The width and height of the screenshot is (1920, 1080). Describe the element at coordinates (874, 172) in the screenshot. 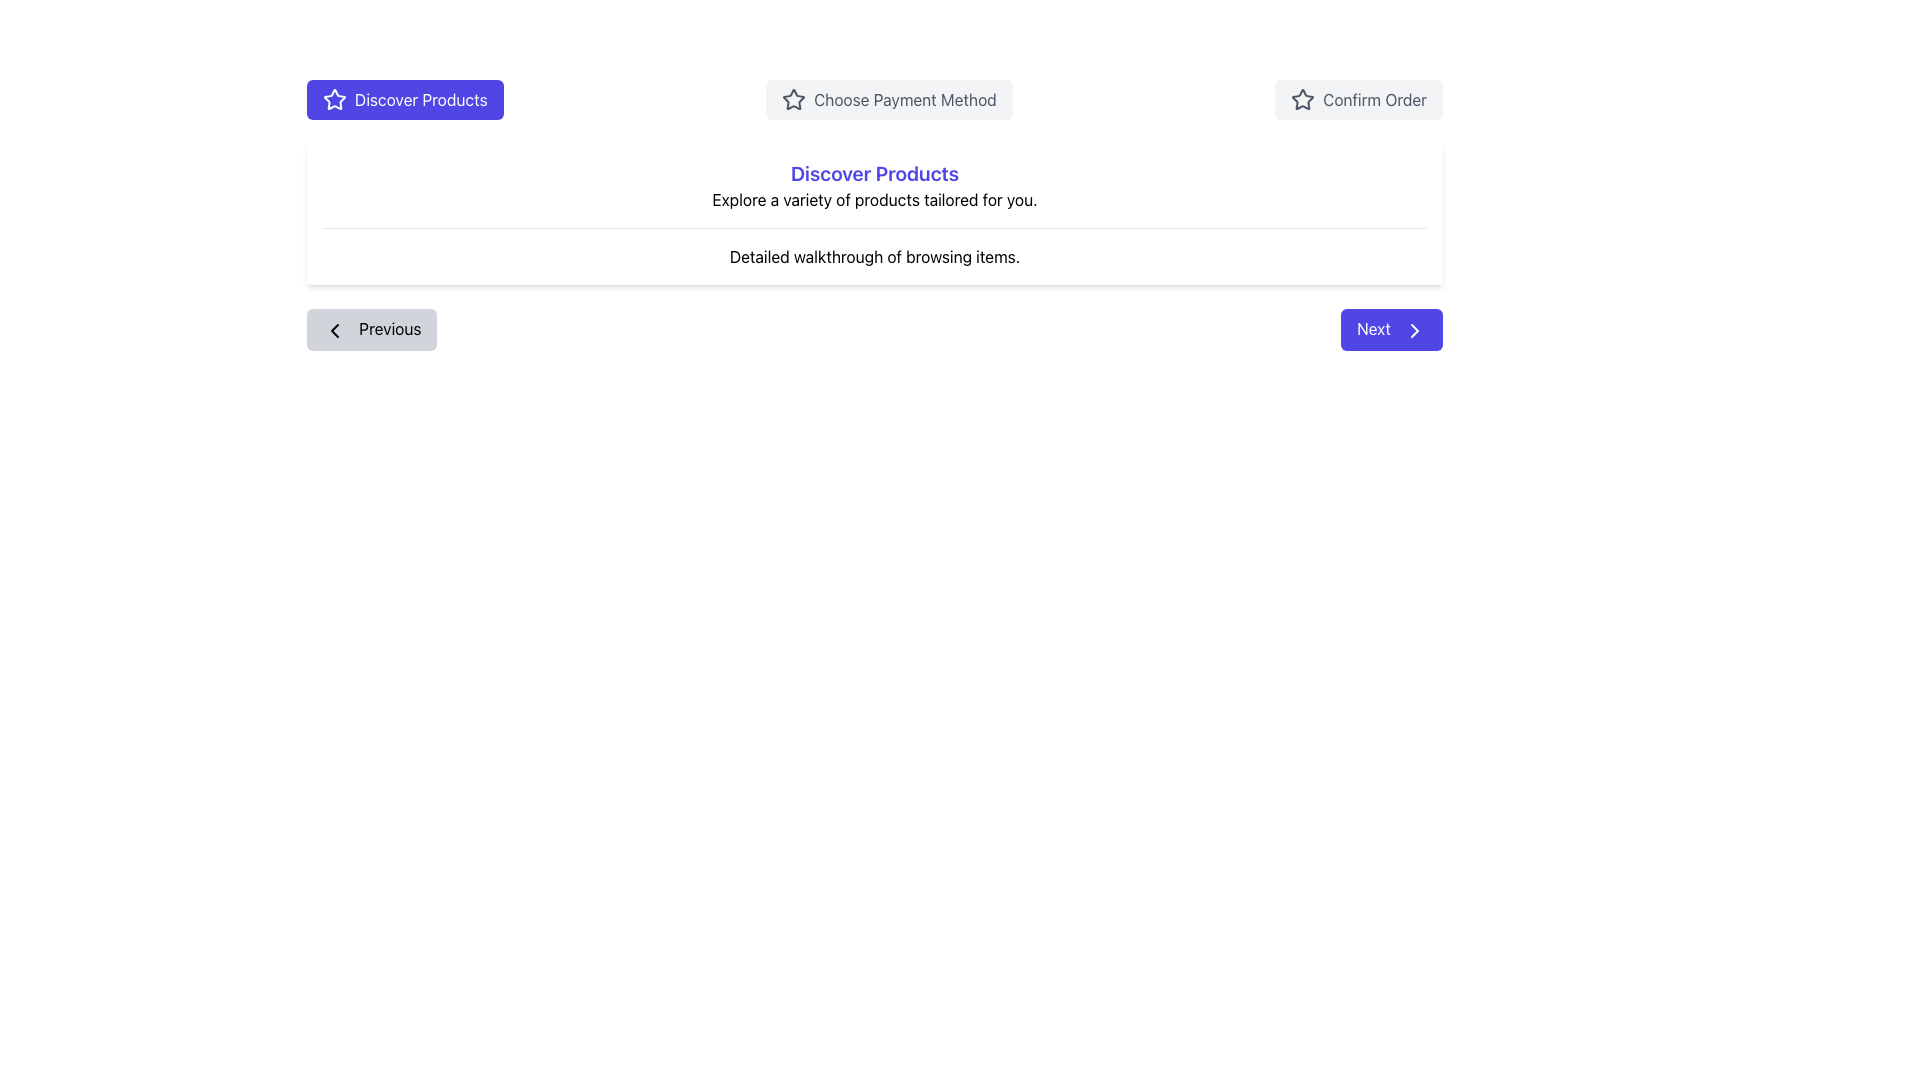

I see `text label that says 'Discover Products', which is styled in bold indigo font and is positioned as the header in the center of a card-like section` at that location.